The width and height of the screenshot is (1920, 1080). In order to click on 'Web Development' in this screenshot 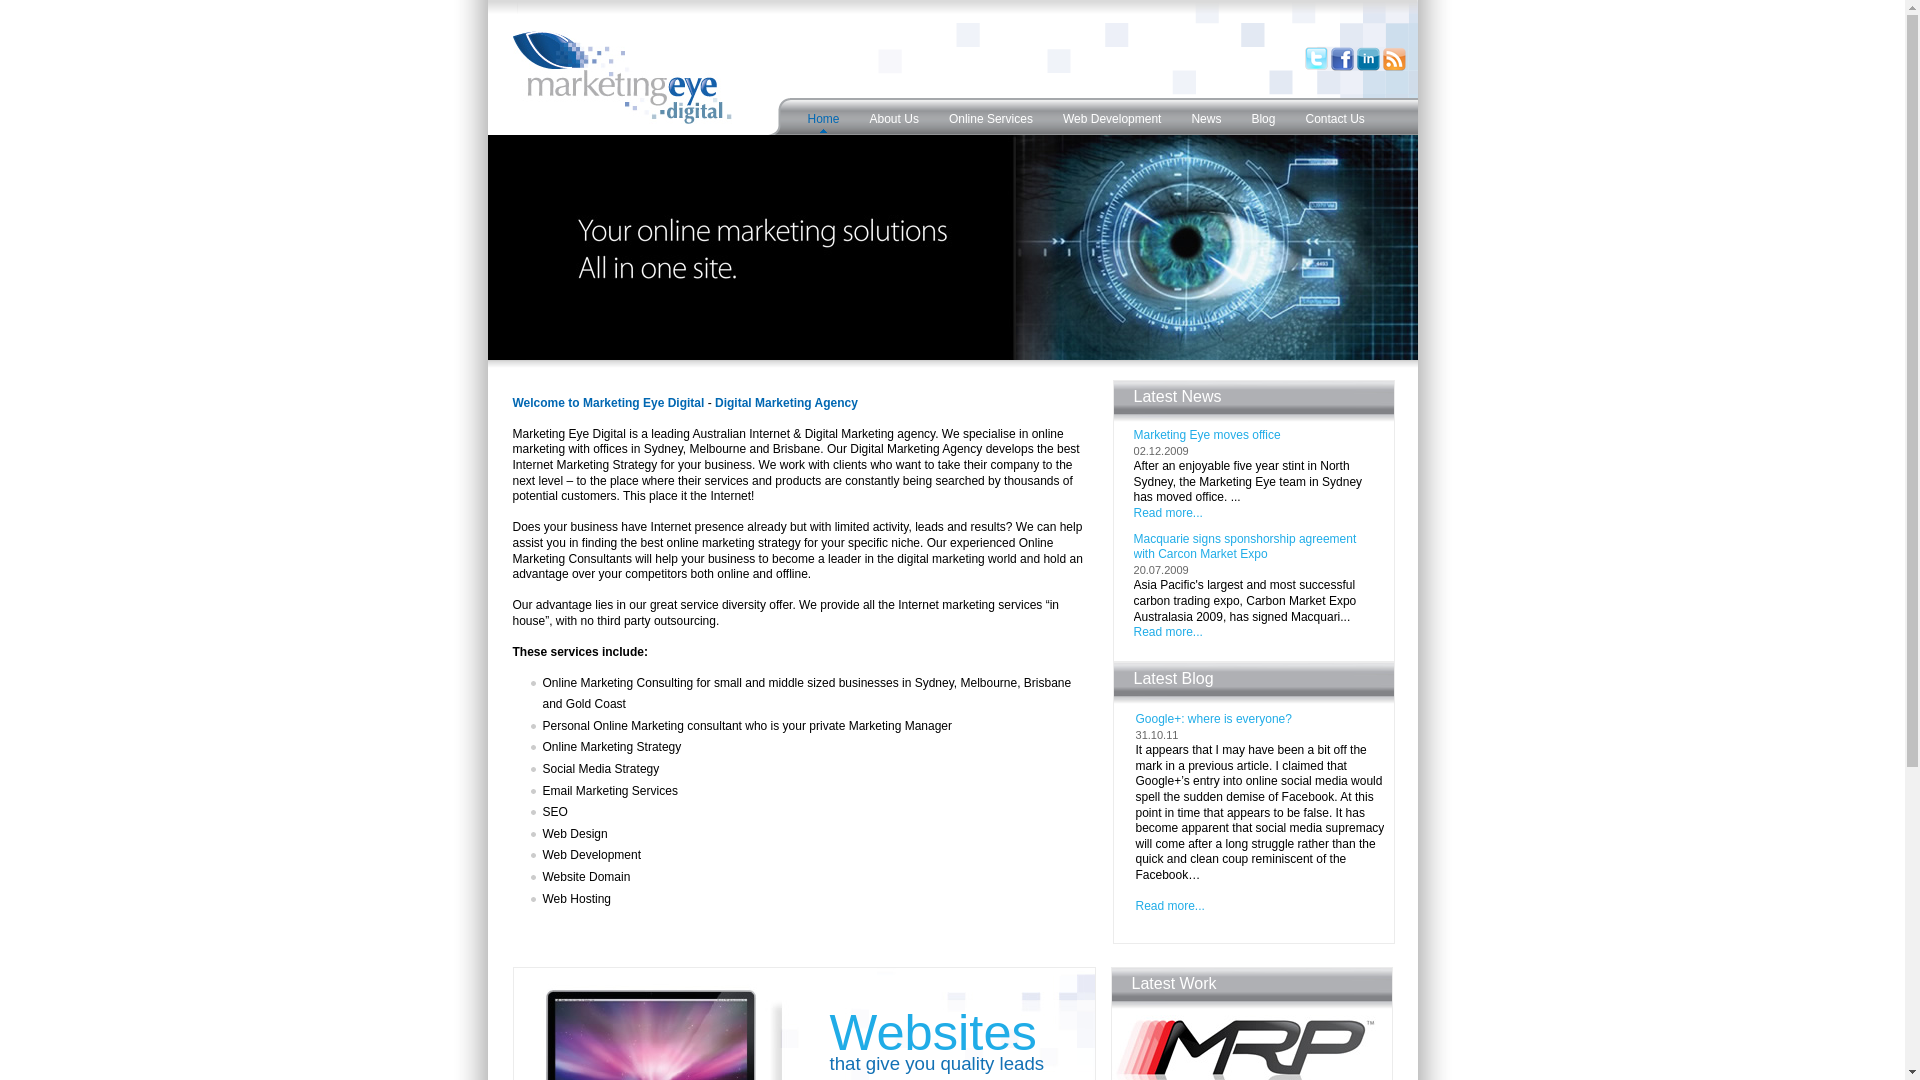, I will do `click(1111, 115)`.